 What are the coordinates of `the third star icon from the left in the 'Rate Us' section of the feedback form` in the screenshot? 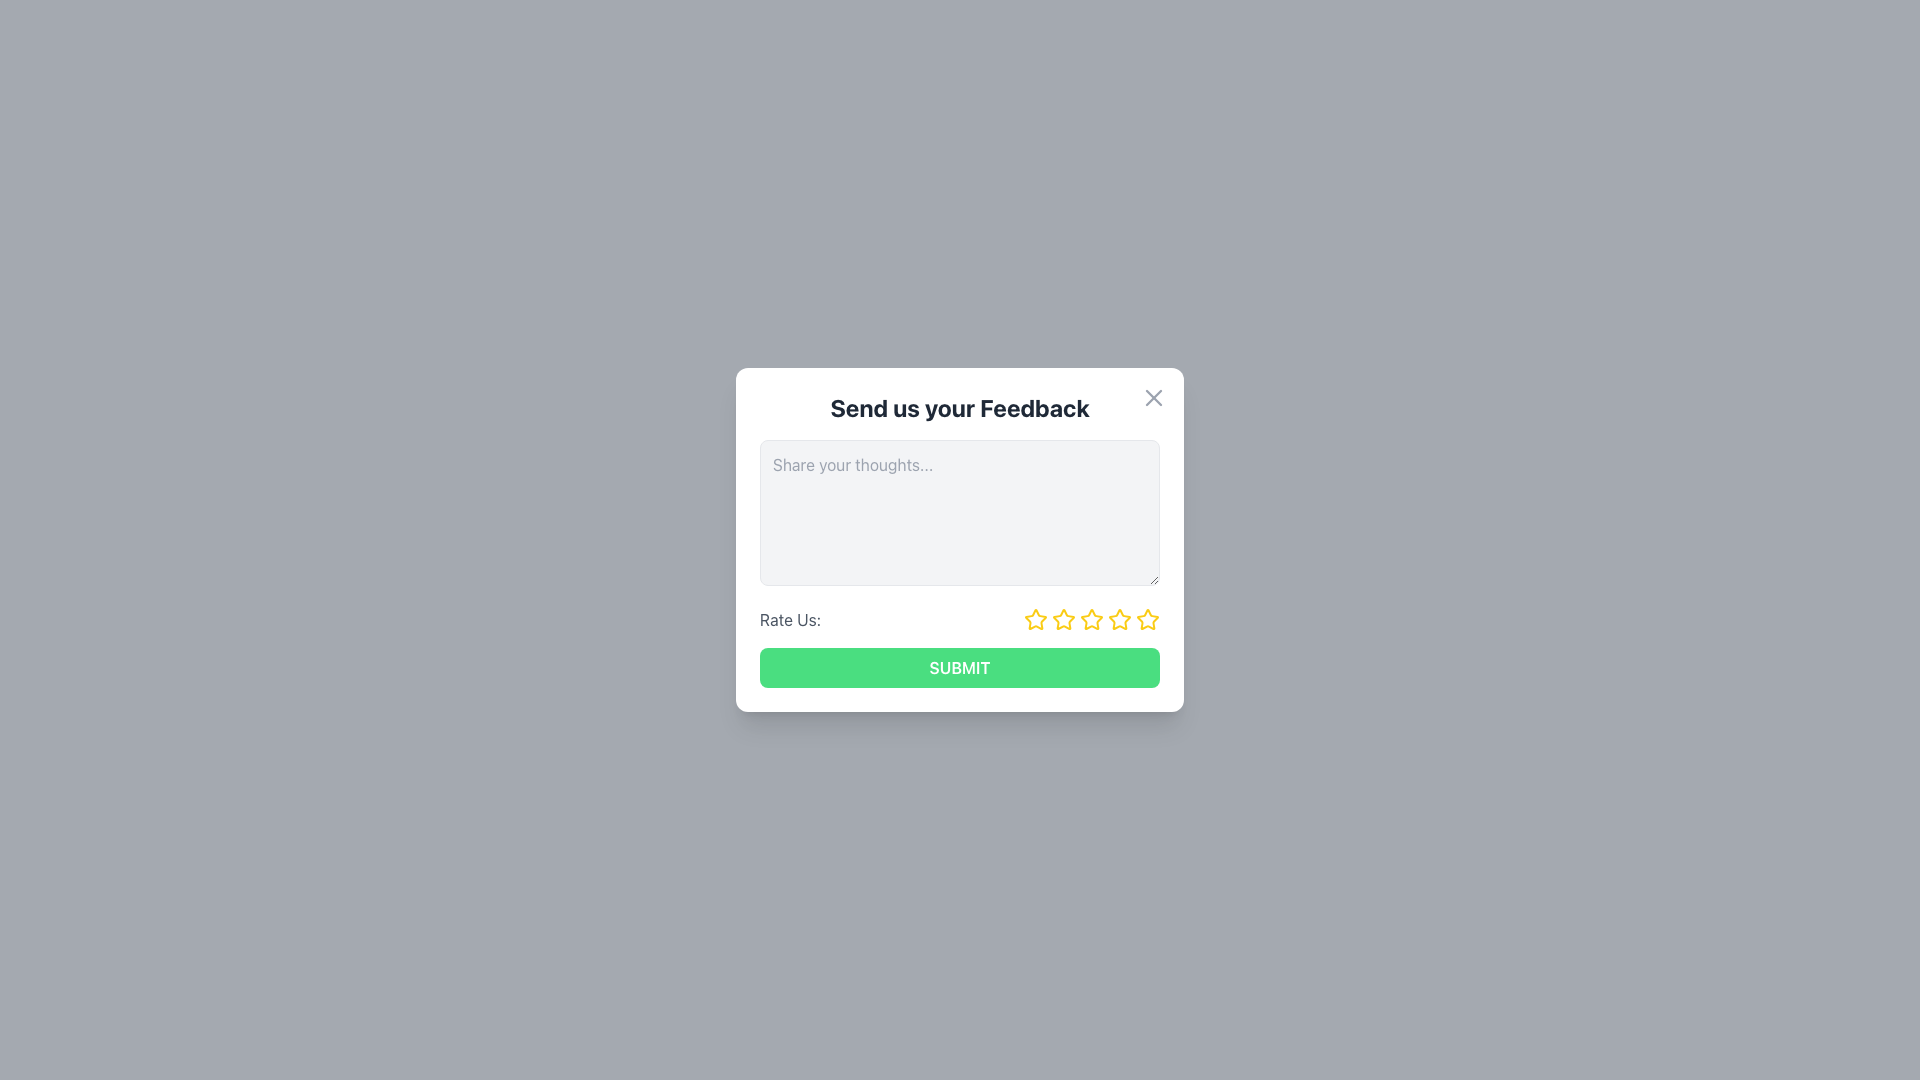 It's located at (1063, 619).